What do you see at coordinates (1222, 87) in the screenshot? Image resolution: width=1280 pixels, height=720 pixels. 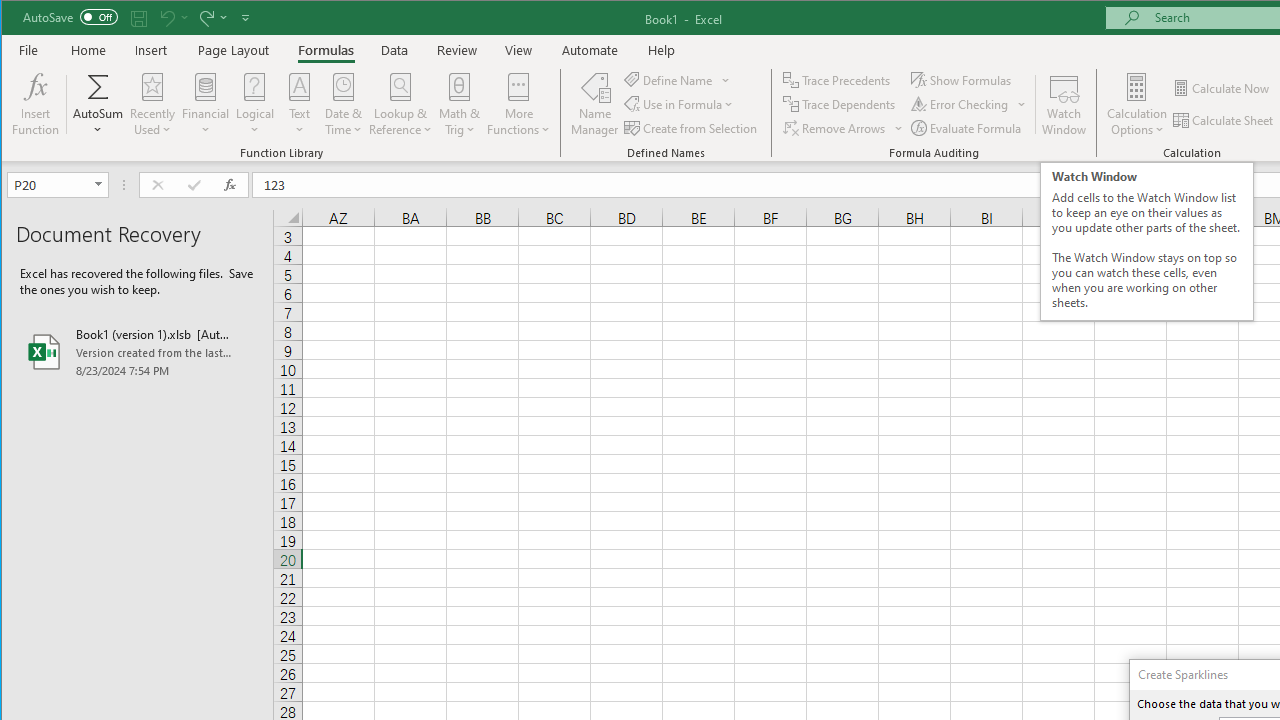 I see `'Calculate Now'` at bounding box center [1222, 87].